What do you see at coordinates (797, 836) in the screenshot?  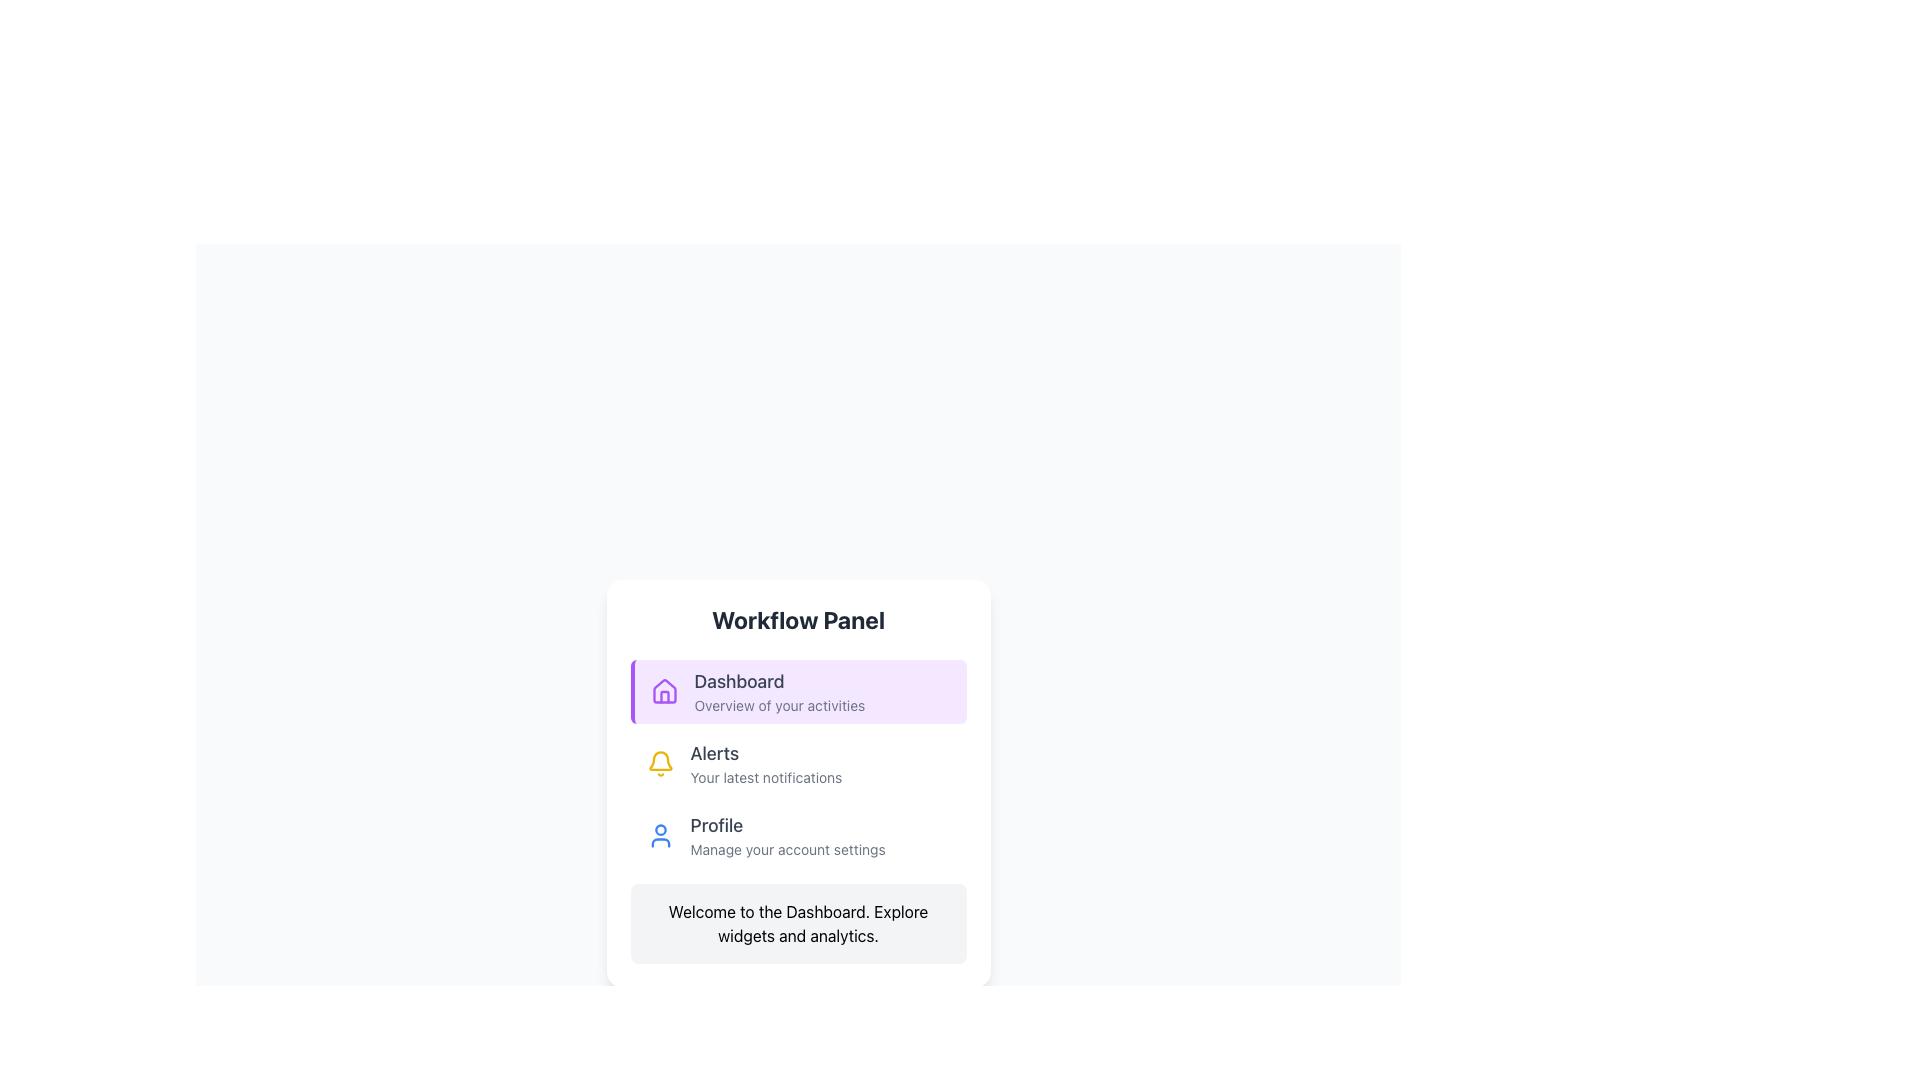 I see `the 'Profile' button, which features a blue user icon and is located below the 'Alerts' option in the Workflow Panel` at bounding box center [797, 836].